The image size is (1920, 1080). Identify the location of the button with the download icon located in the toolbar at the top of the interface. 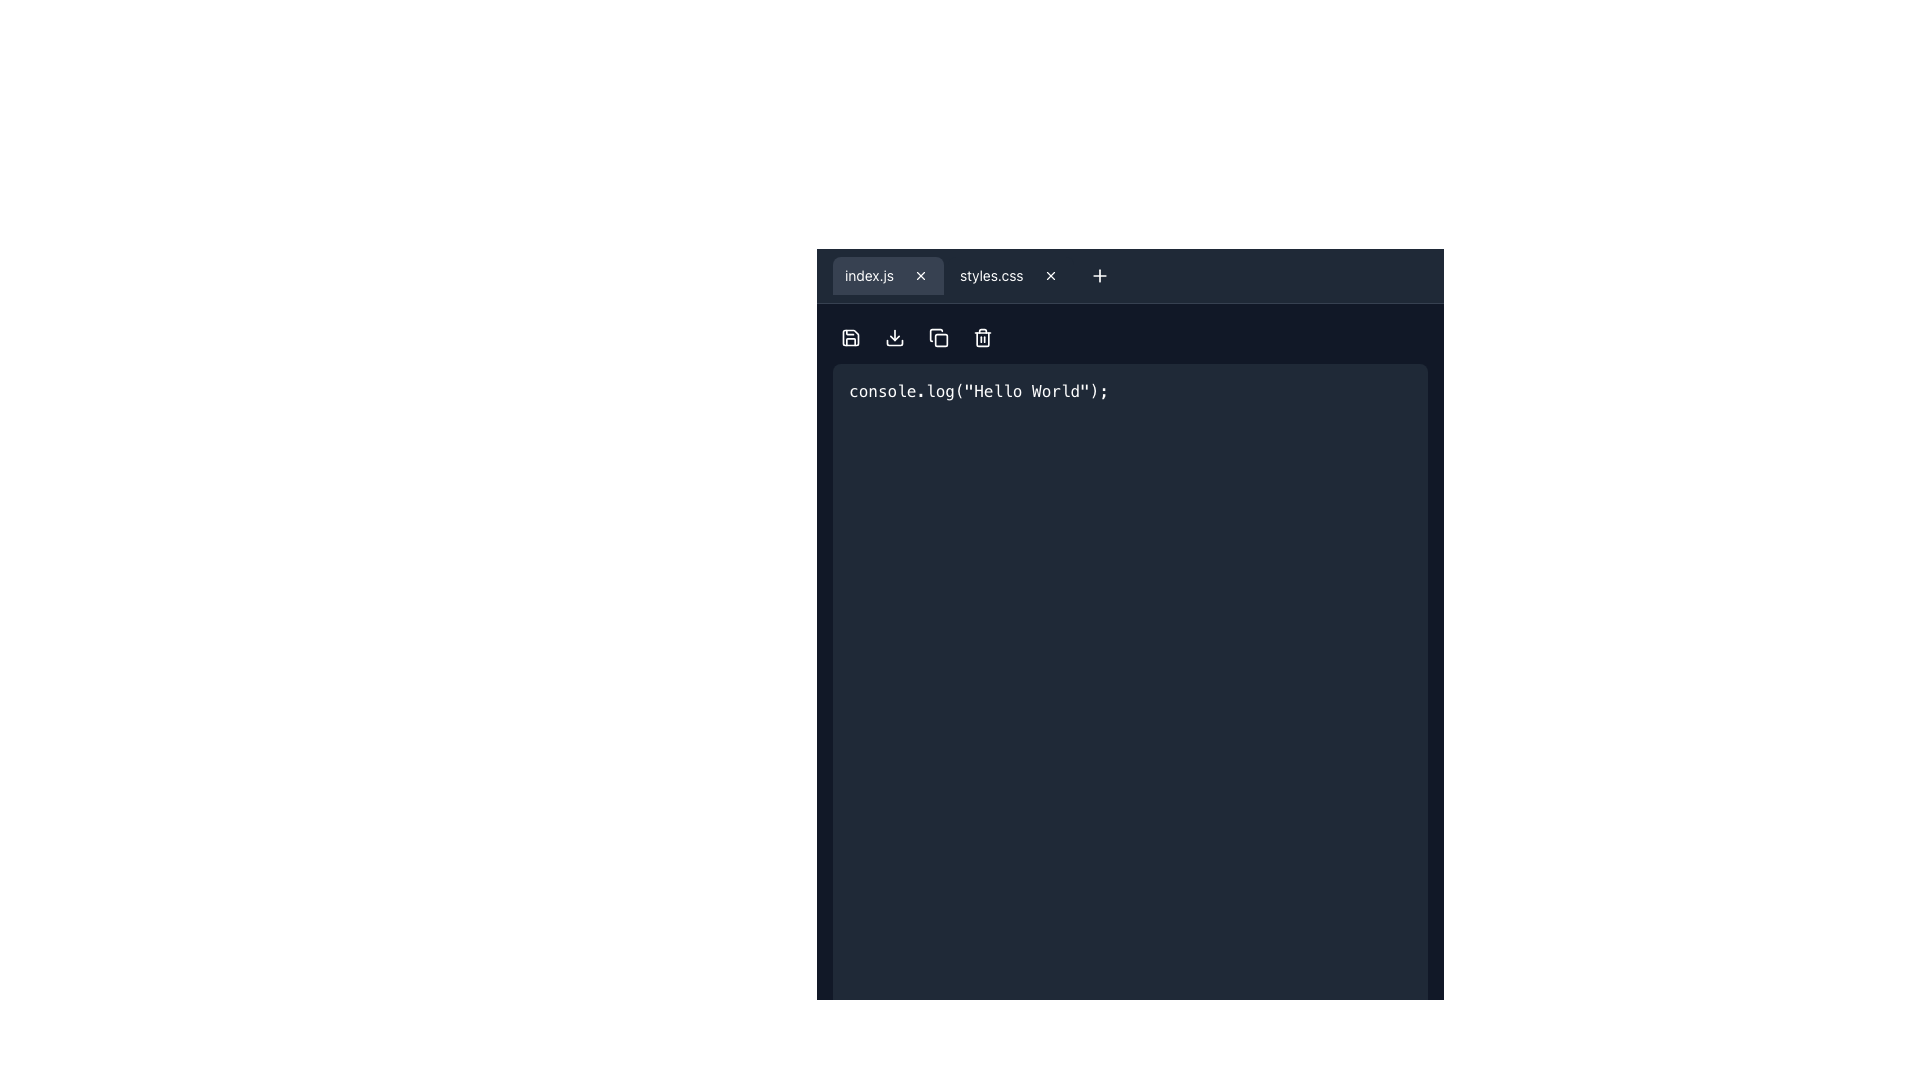
(893, 337).